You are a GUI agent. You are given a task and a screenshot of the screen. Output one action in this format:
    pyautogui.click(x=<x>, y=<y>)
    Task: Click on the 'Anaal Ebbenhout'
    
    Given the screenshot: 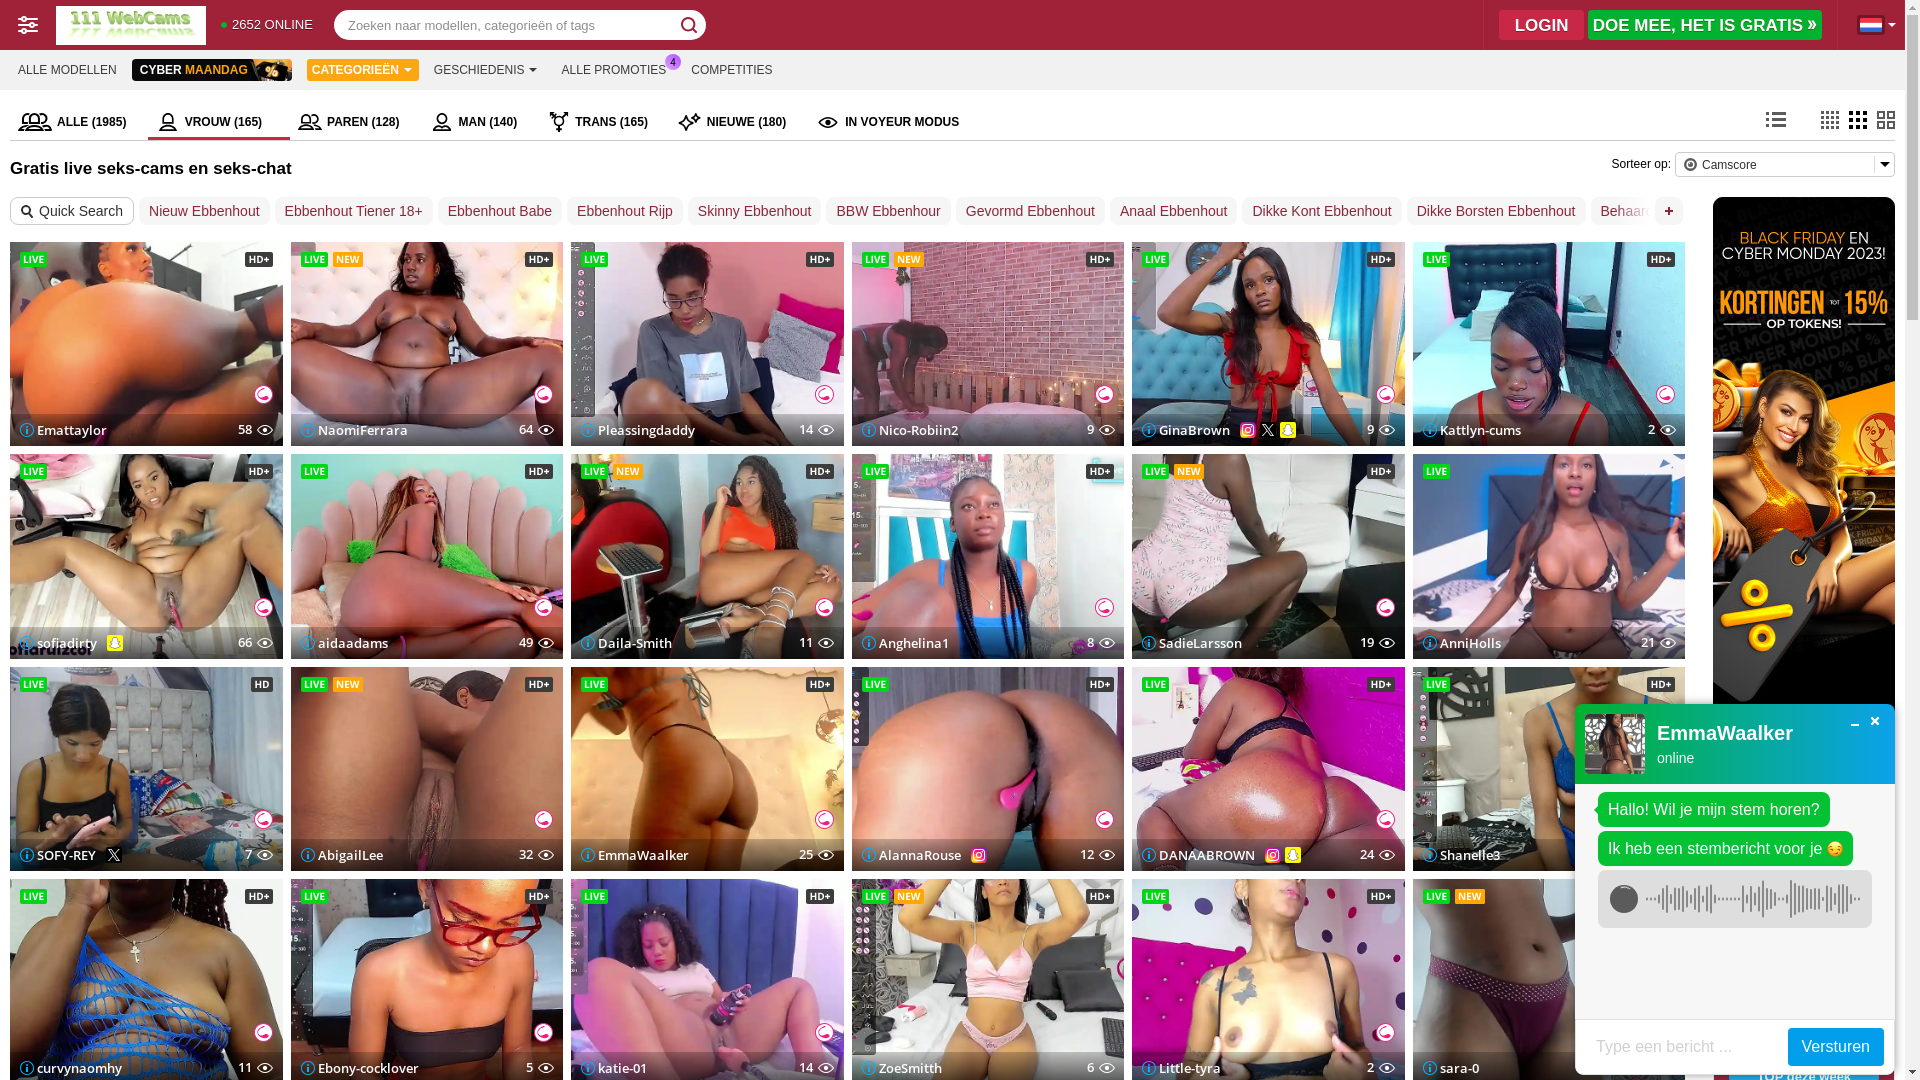 What is the action you would take?
    pyautogui.click(x=1173, y=211)
    